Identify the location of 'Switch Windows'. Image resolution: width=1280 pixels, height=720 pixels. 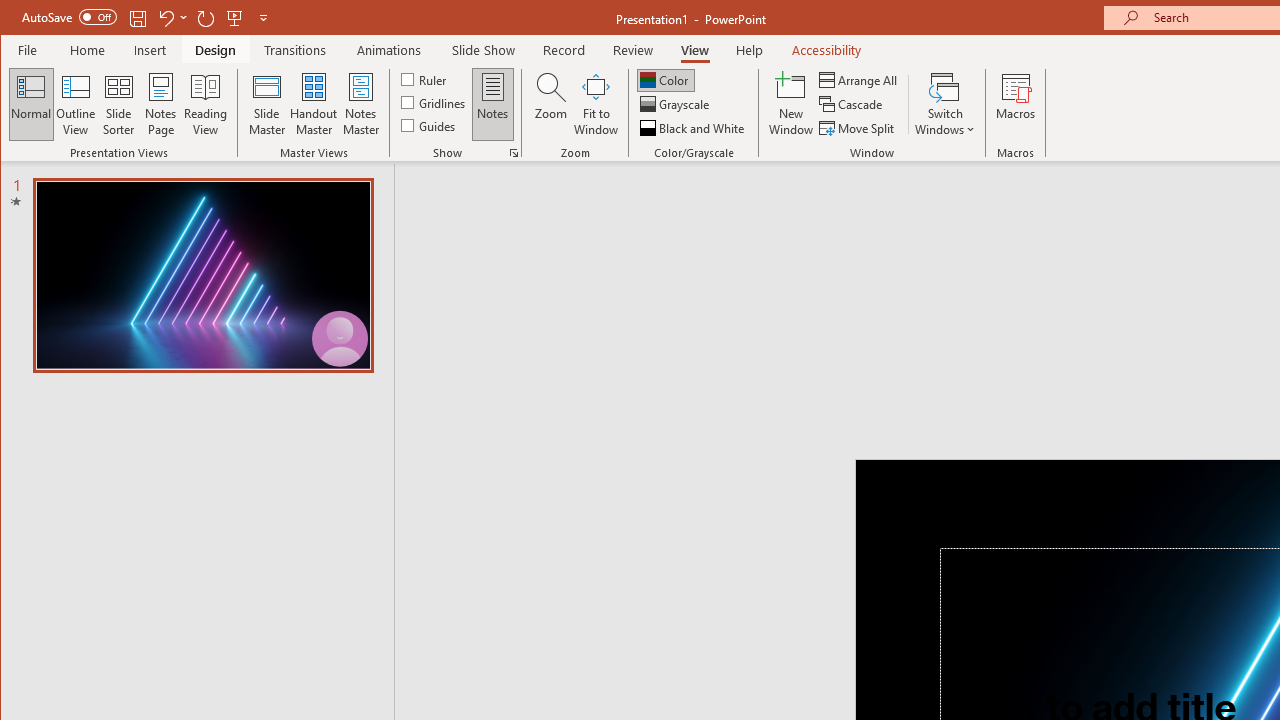
(944, 104).